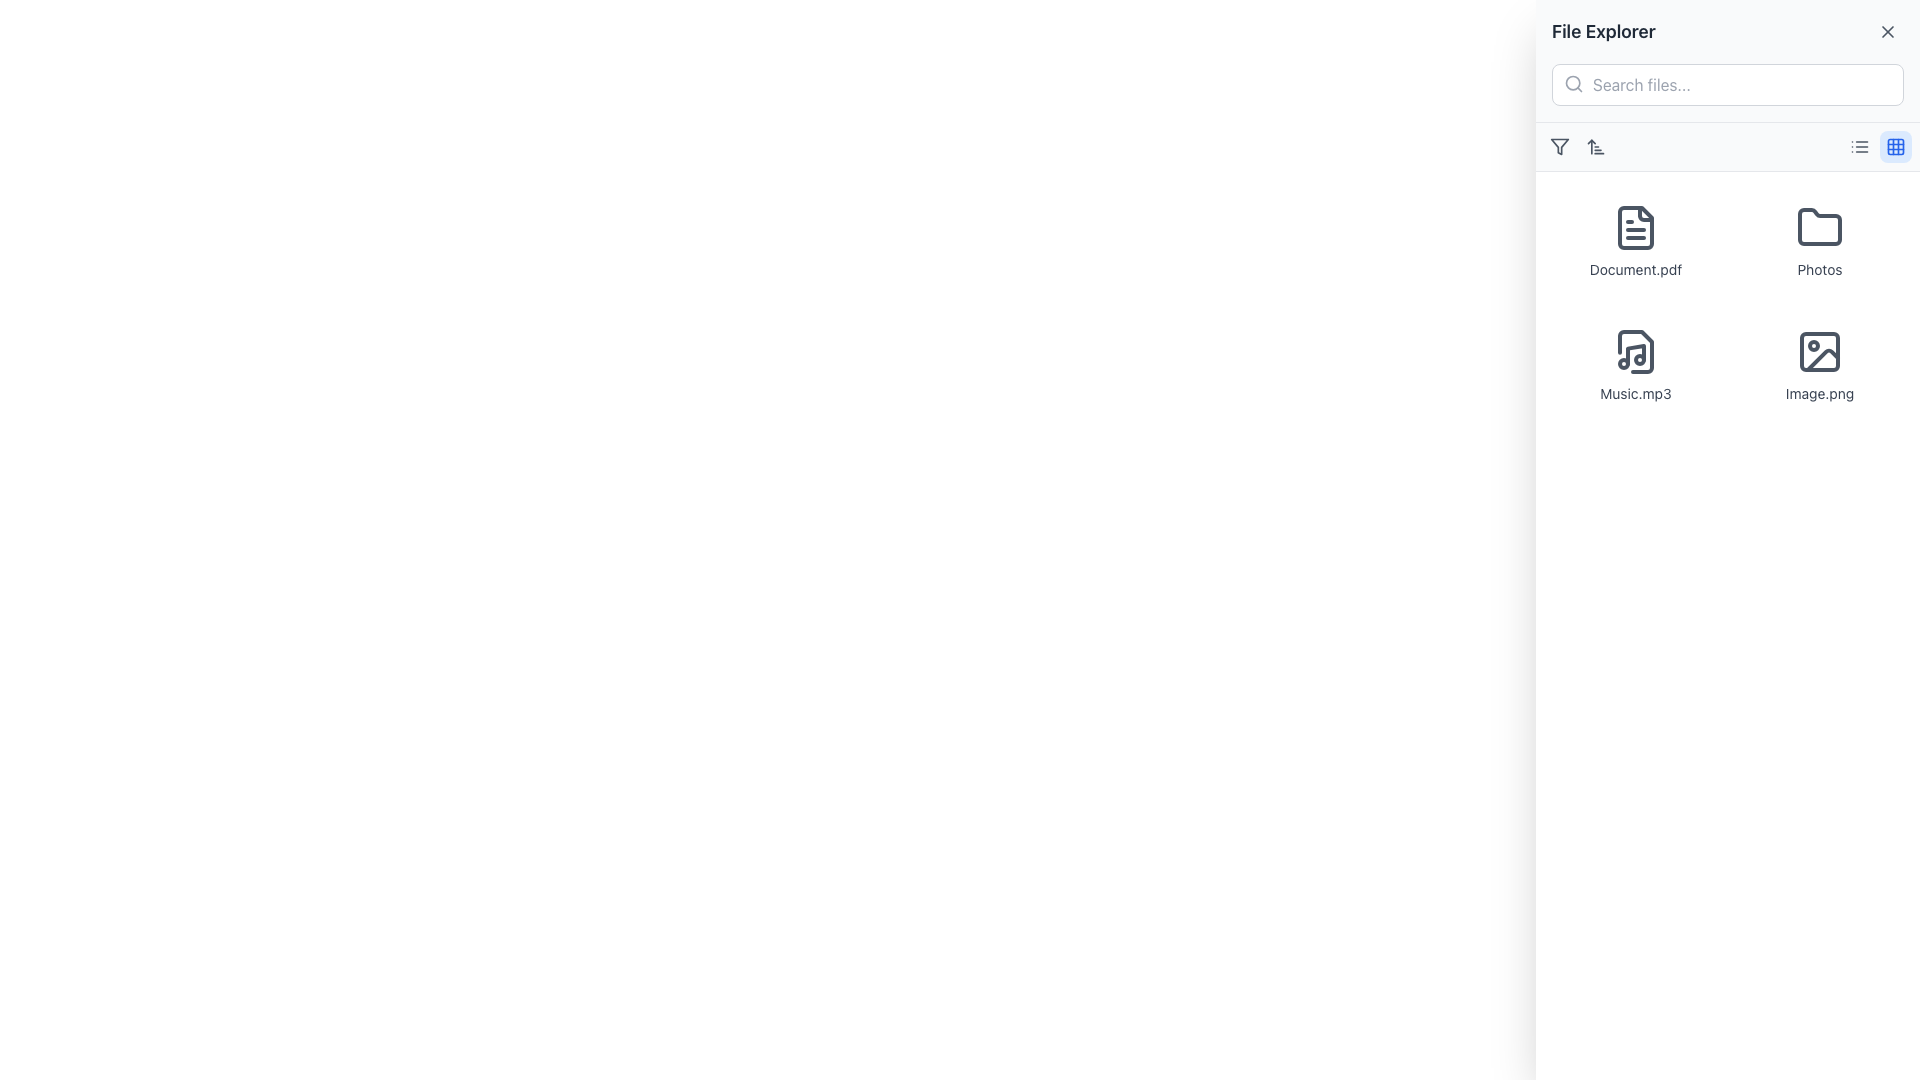 Image resolution: width=1920 pixels, height=1080 pixels. What do you see at coordinates (1636, 350) in the screenshot?
I see `the music file icon, which is a gray minimalist design featuring a sheet of paper and music notes, located above the label 'Music.mp3'` at bounding box center [1636, 350].